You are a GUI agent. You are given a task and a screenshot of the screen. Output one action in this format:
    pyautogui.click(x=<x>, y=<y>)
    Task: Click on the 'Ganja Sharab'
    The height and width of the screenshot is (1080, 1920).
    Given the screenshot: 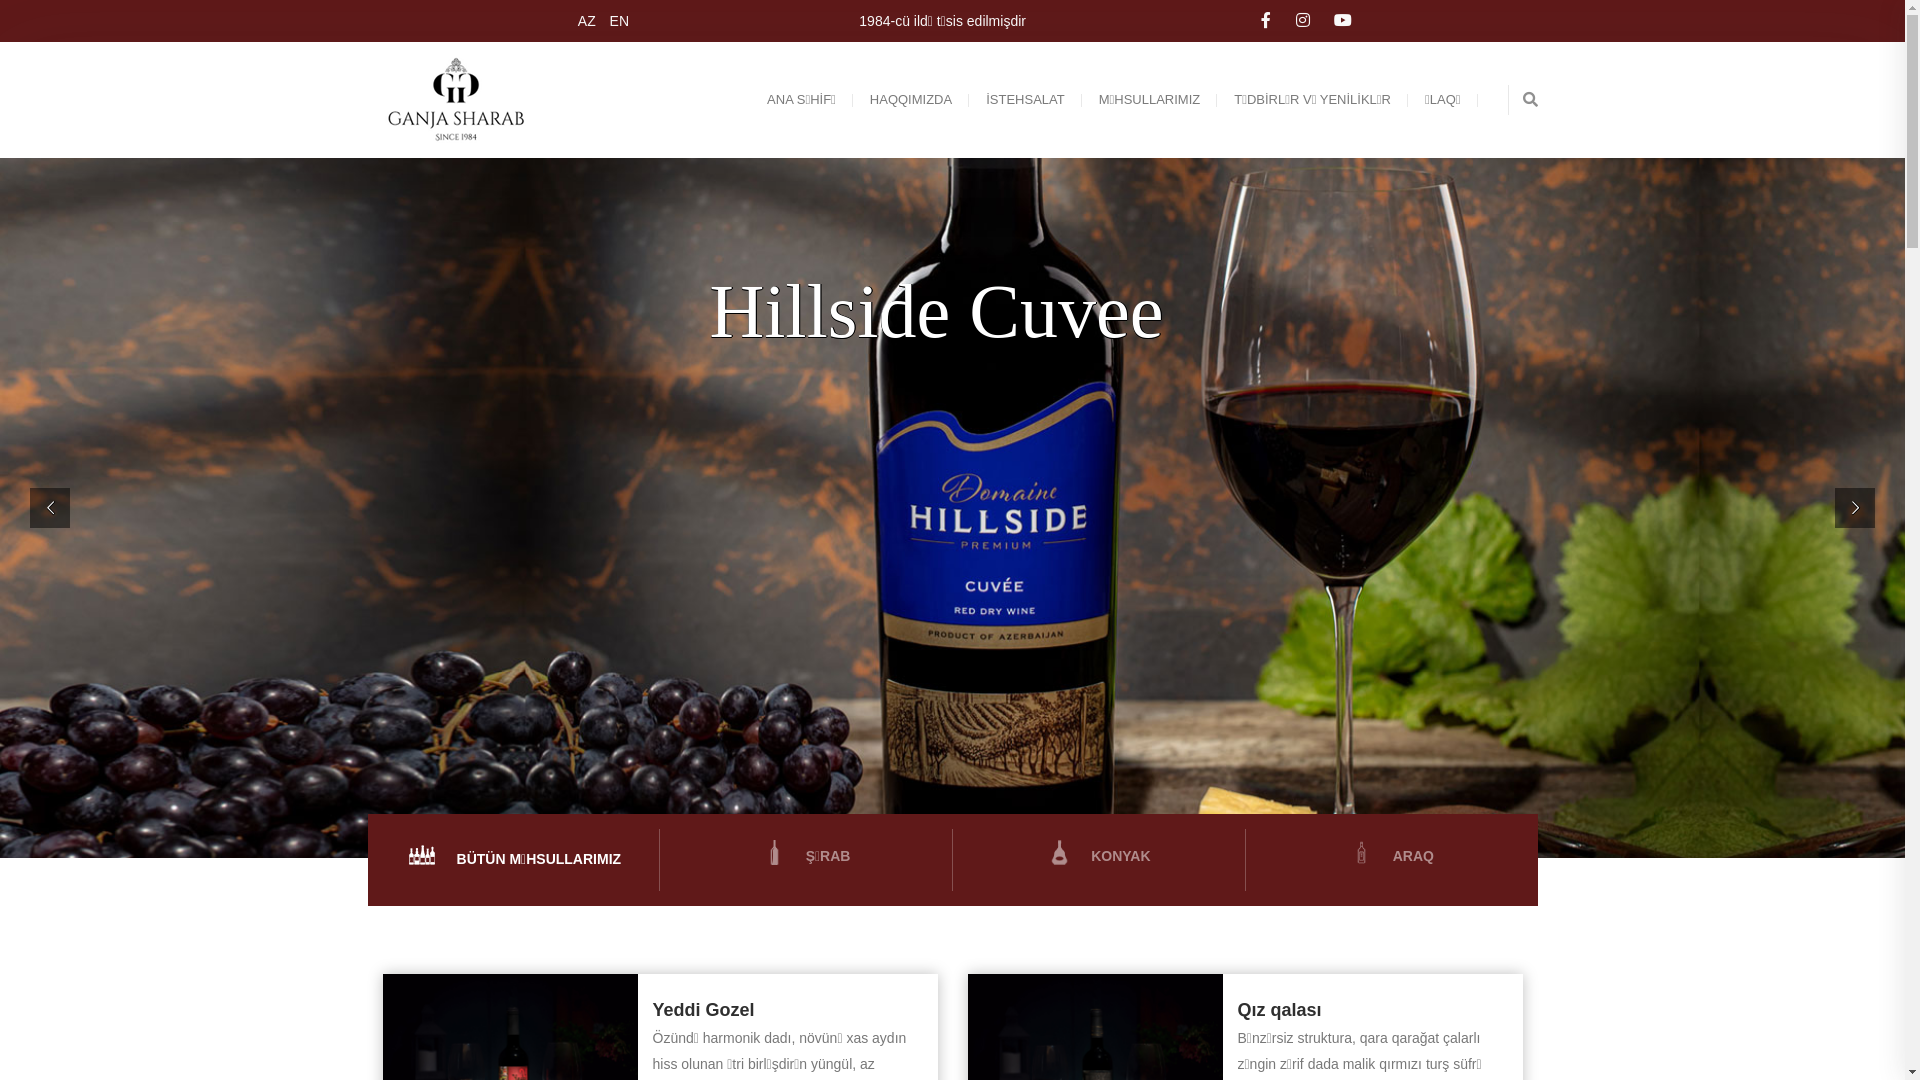 What is the action you would take?
    pyautogui.click(x=458, y=100)
    